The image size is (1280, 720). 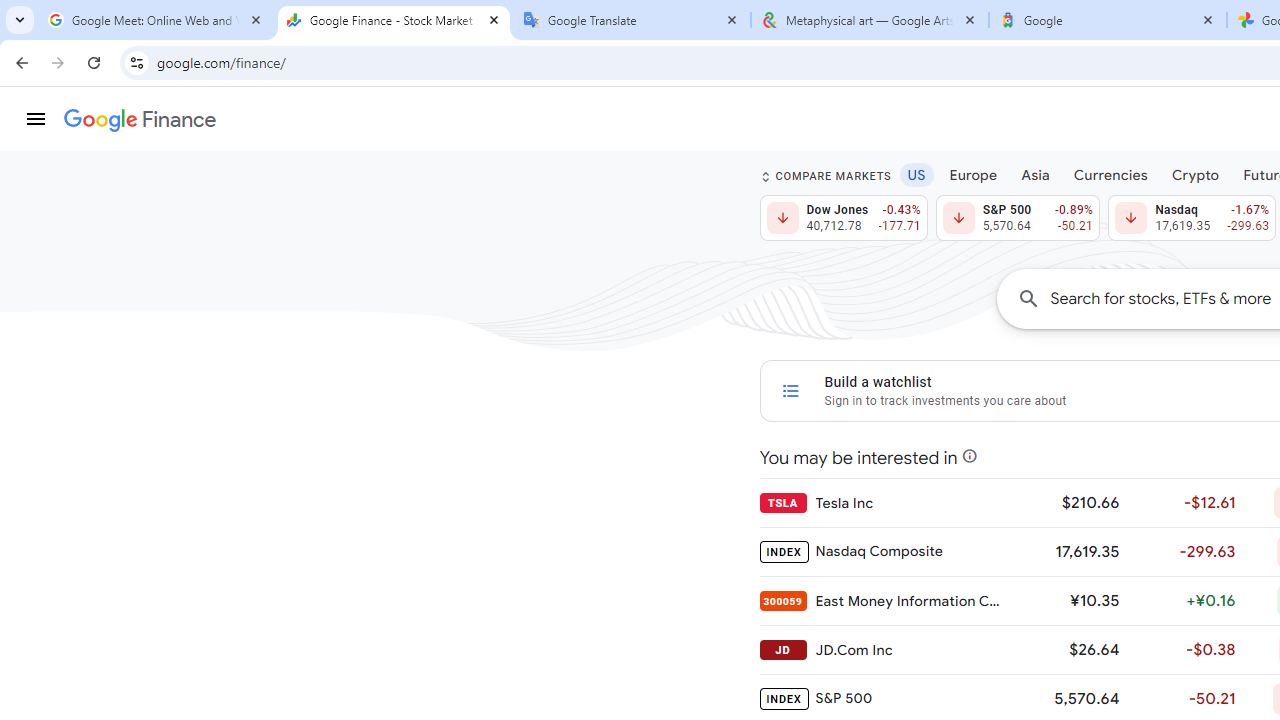 I want to click on 'Nasdaq 17,619.35 Down by 1.67% -299.63', so click(x=1192, y=218).